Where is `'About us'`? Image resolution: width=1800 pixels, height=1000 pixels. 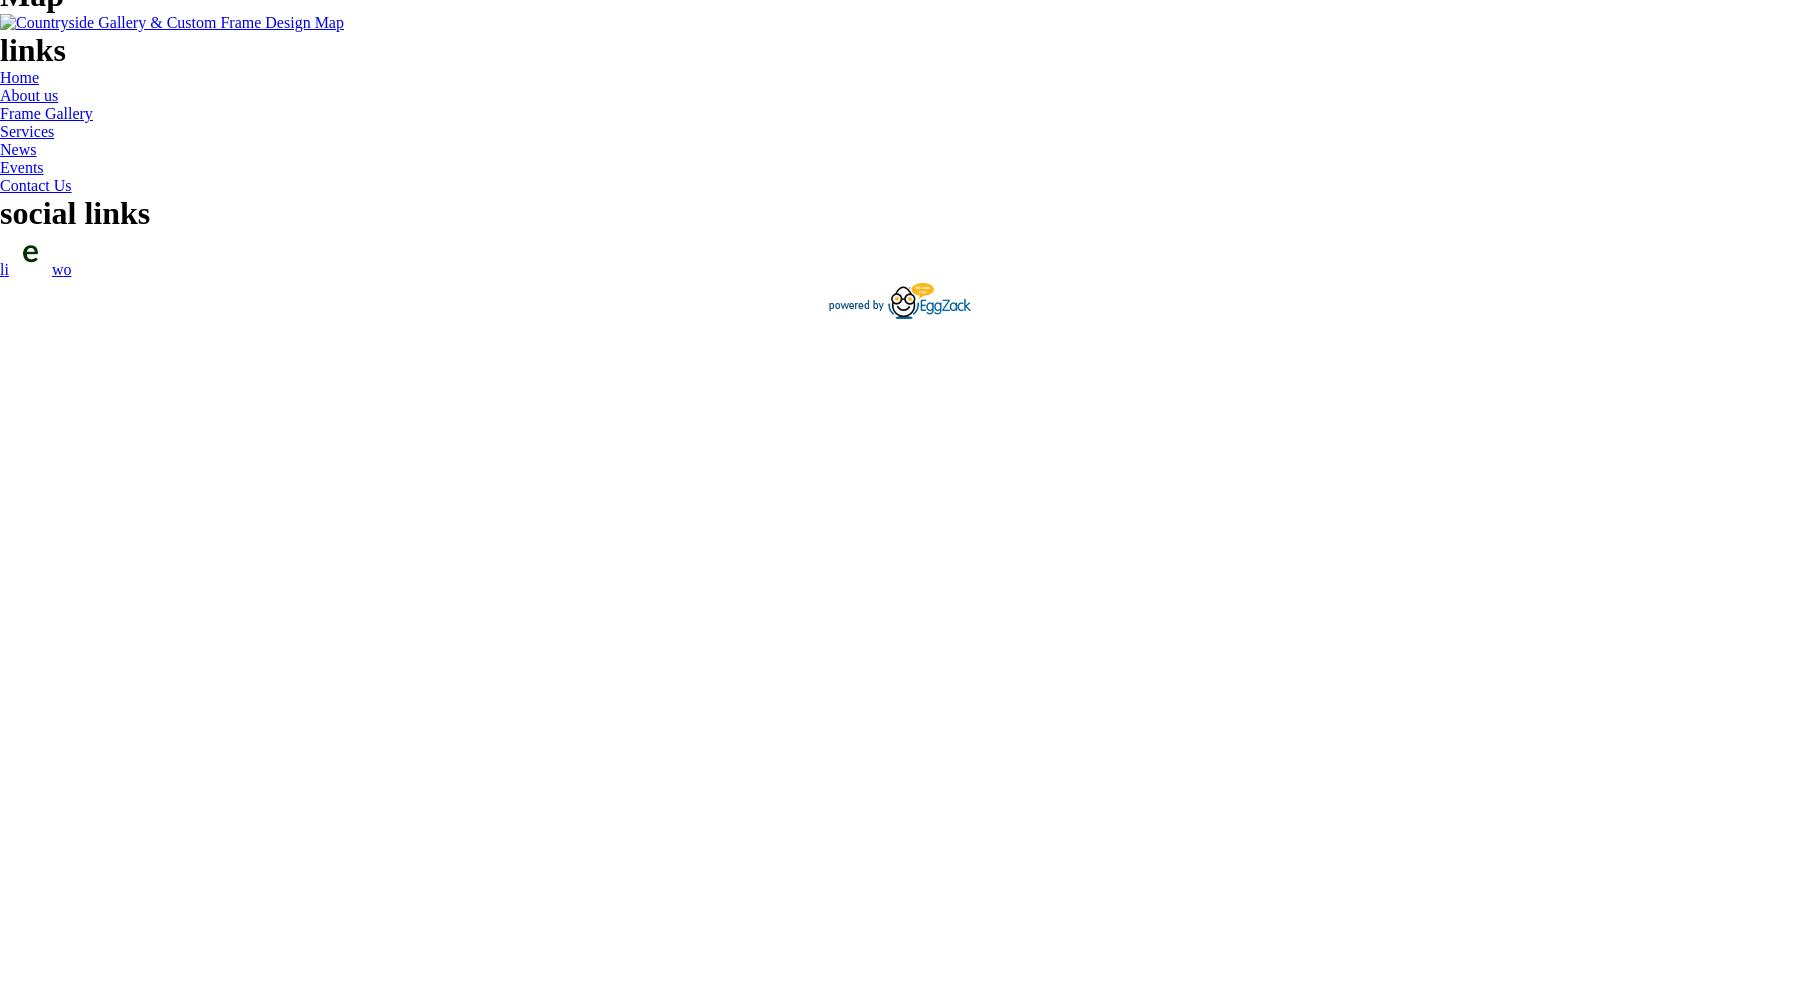
'About us' is located at coordinates (27, 94).